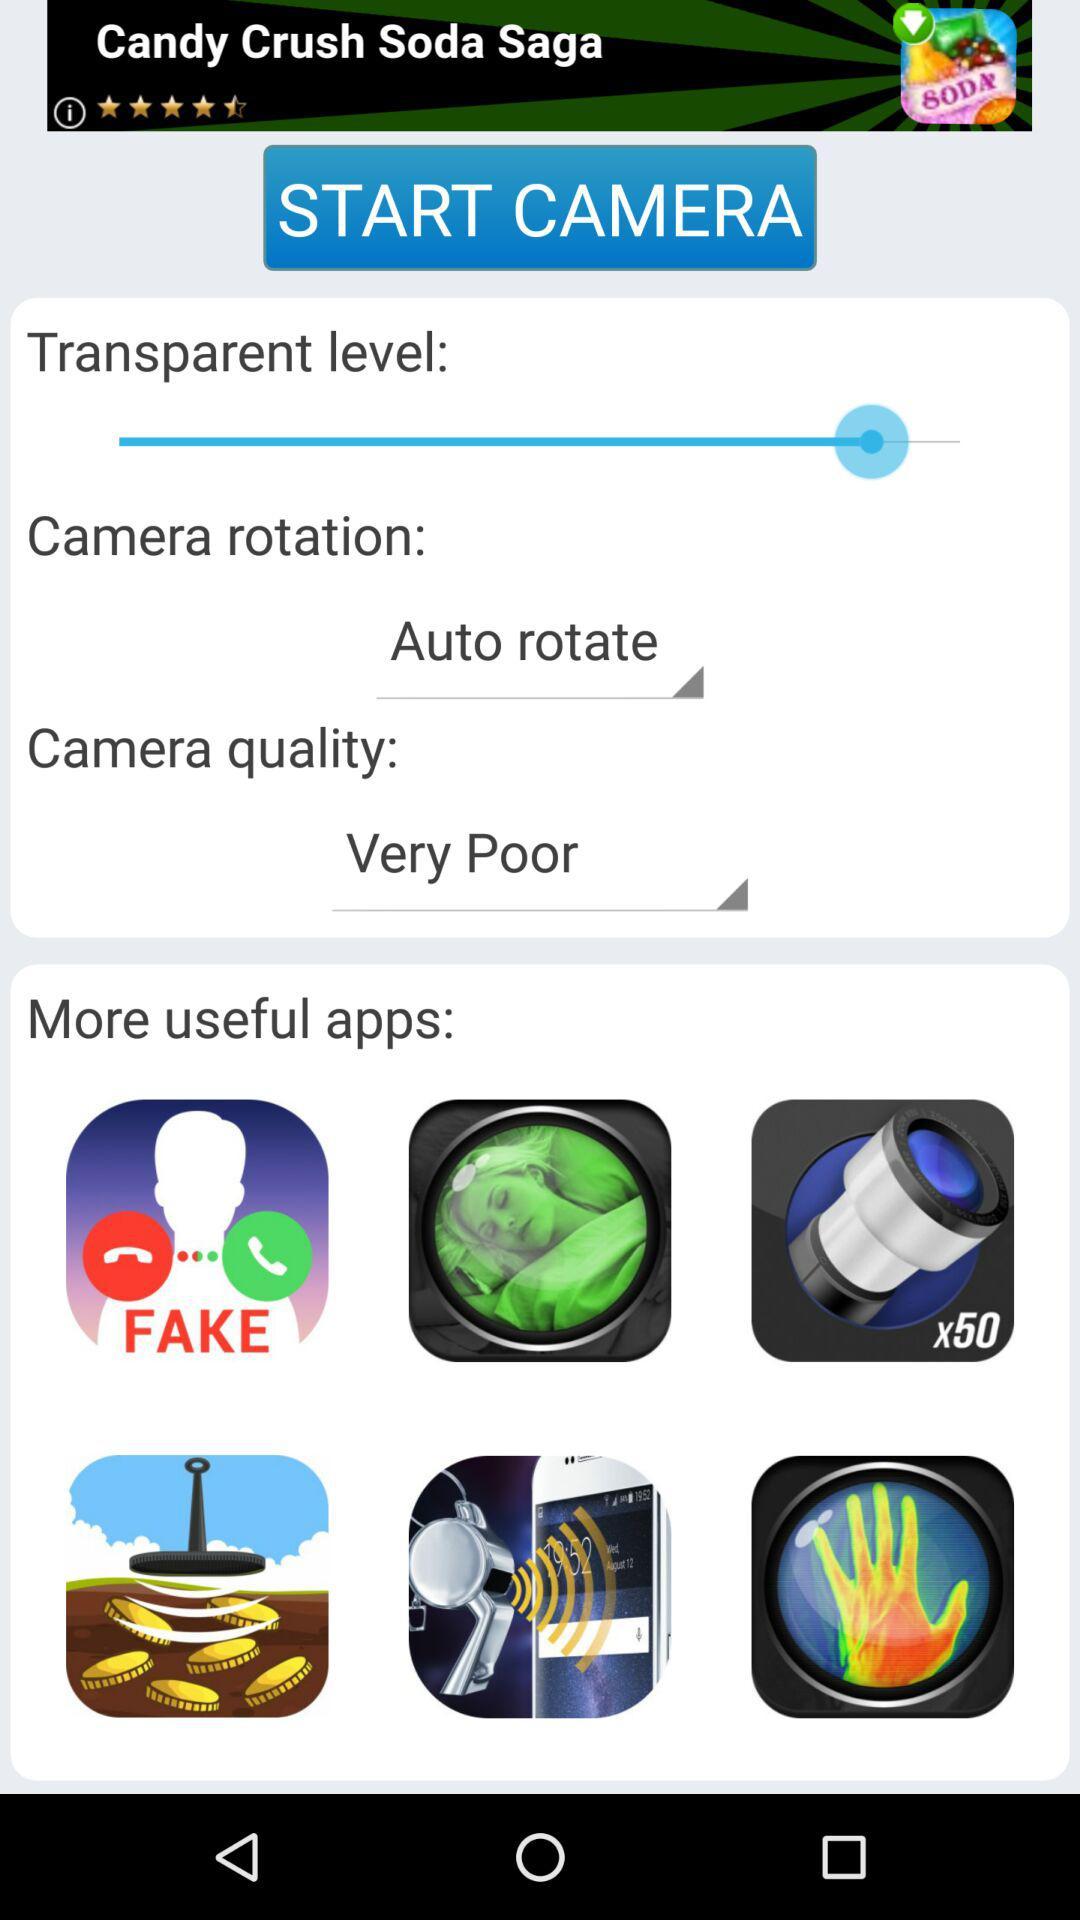 Image resolution: width=1080 pixels, height=1920 pixels. What do you see at coordinates (538, 1585) in the screenshot?
I see `speaker option` at bounding box center [538, 1585].